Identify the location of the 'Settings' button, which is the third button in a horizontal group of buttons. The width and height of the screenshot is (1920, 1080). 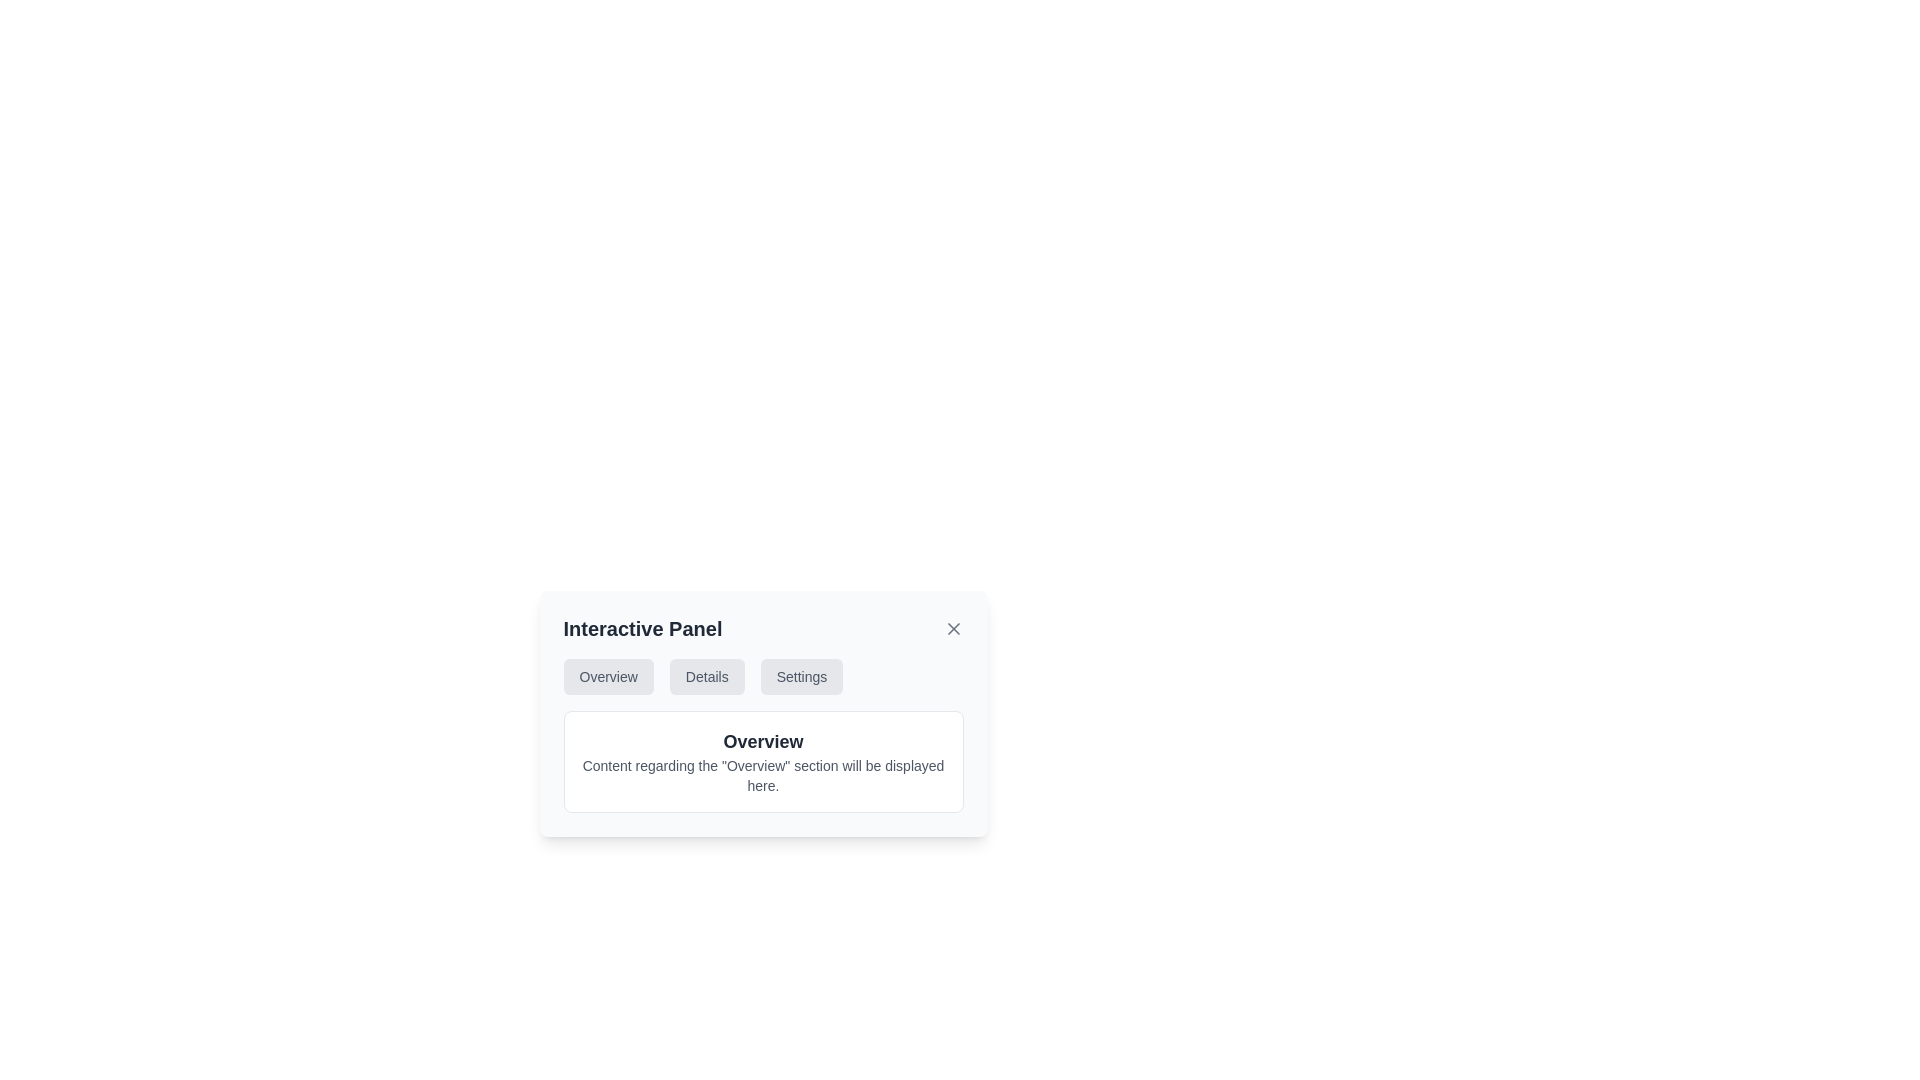
(801, 676).